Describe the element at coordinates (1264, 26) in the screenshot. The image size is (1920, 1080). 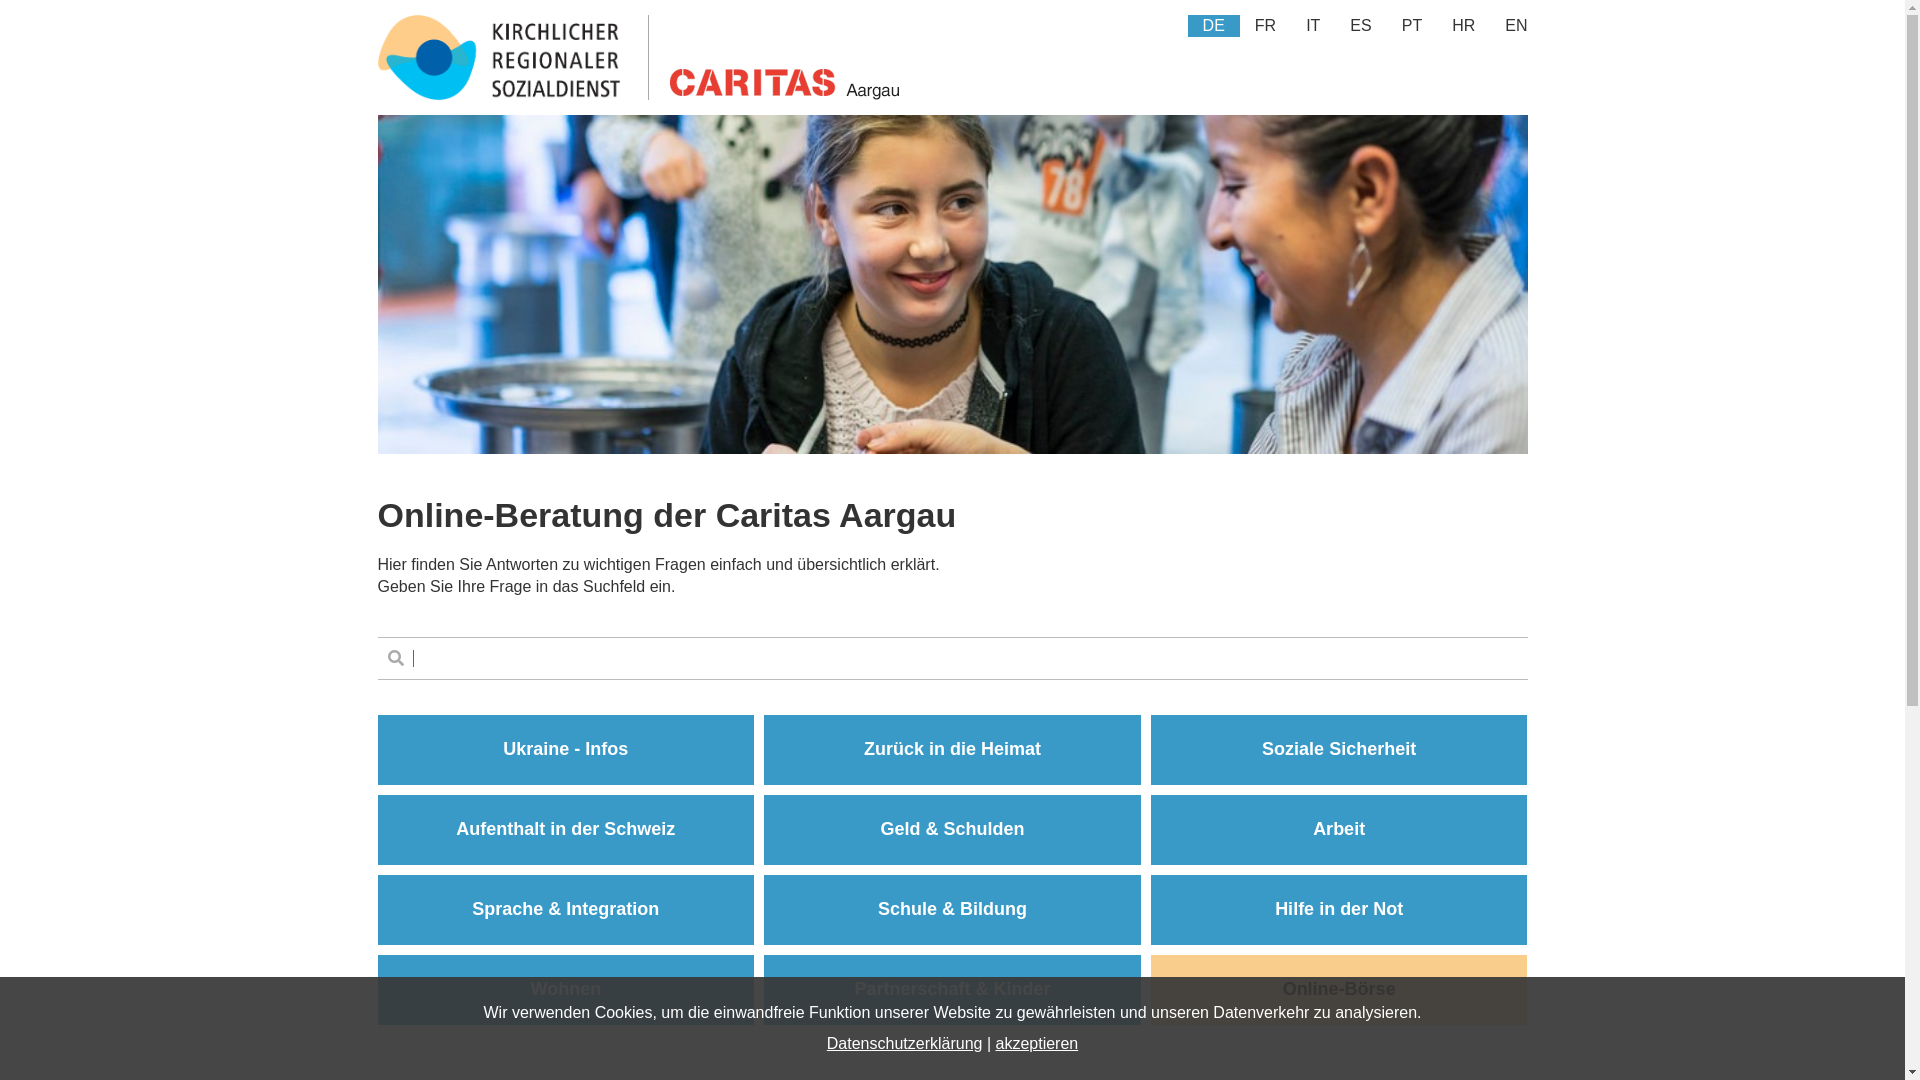
I see `'FR'` at that location.